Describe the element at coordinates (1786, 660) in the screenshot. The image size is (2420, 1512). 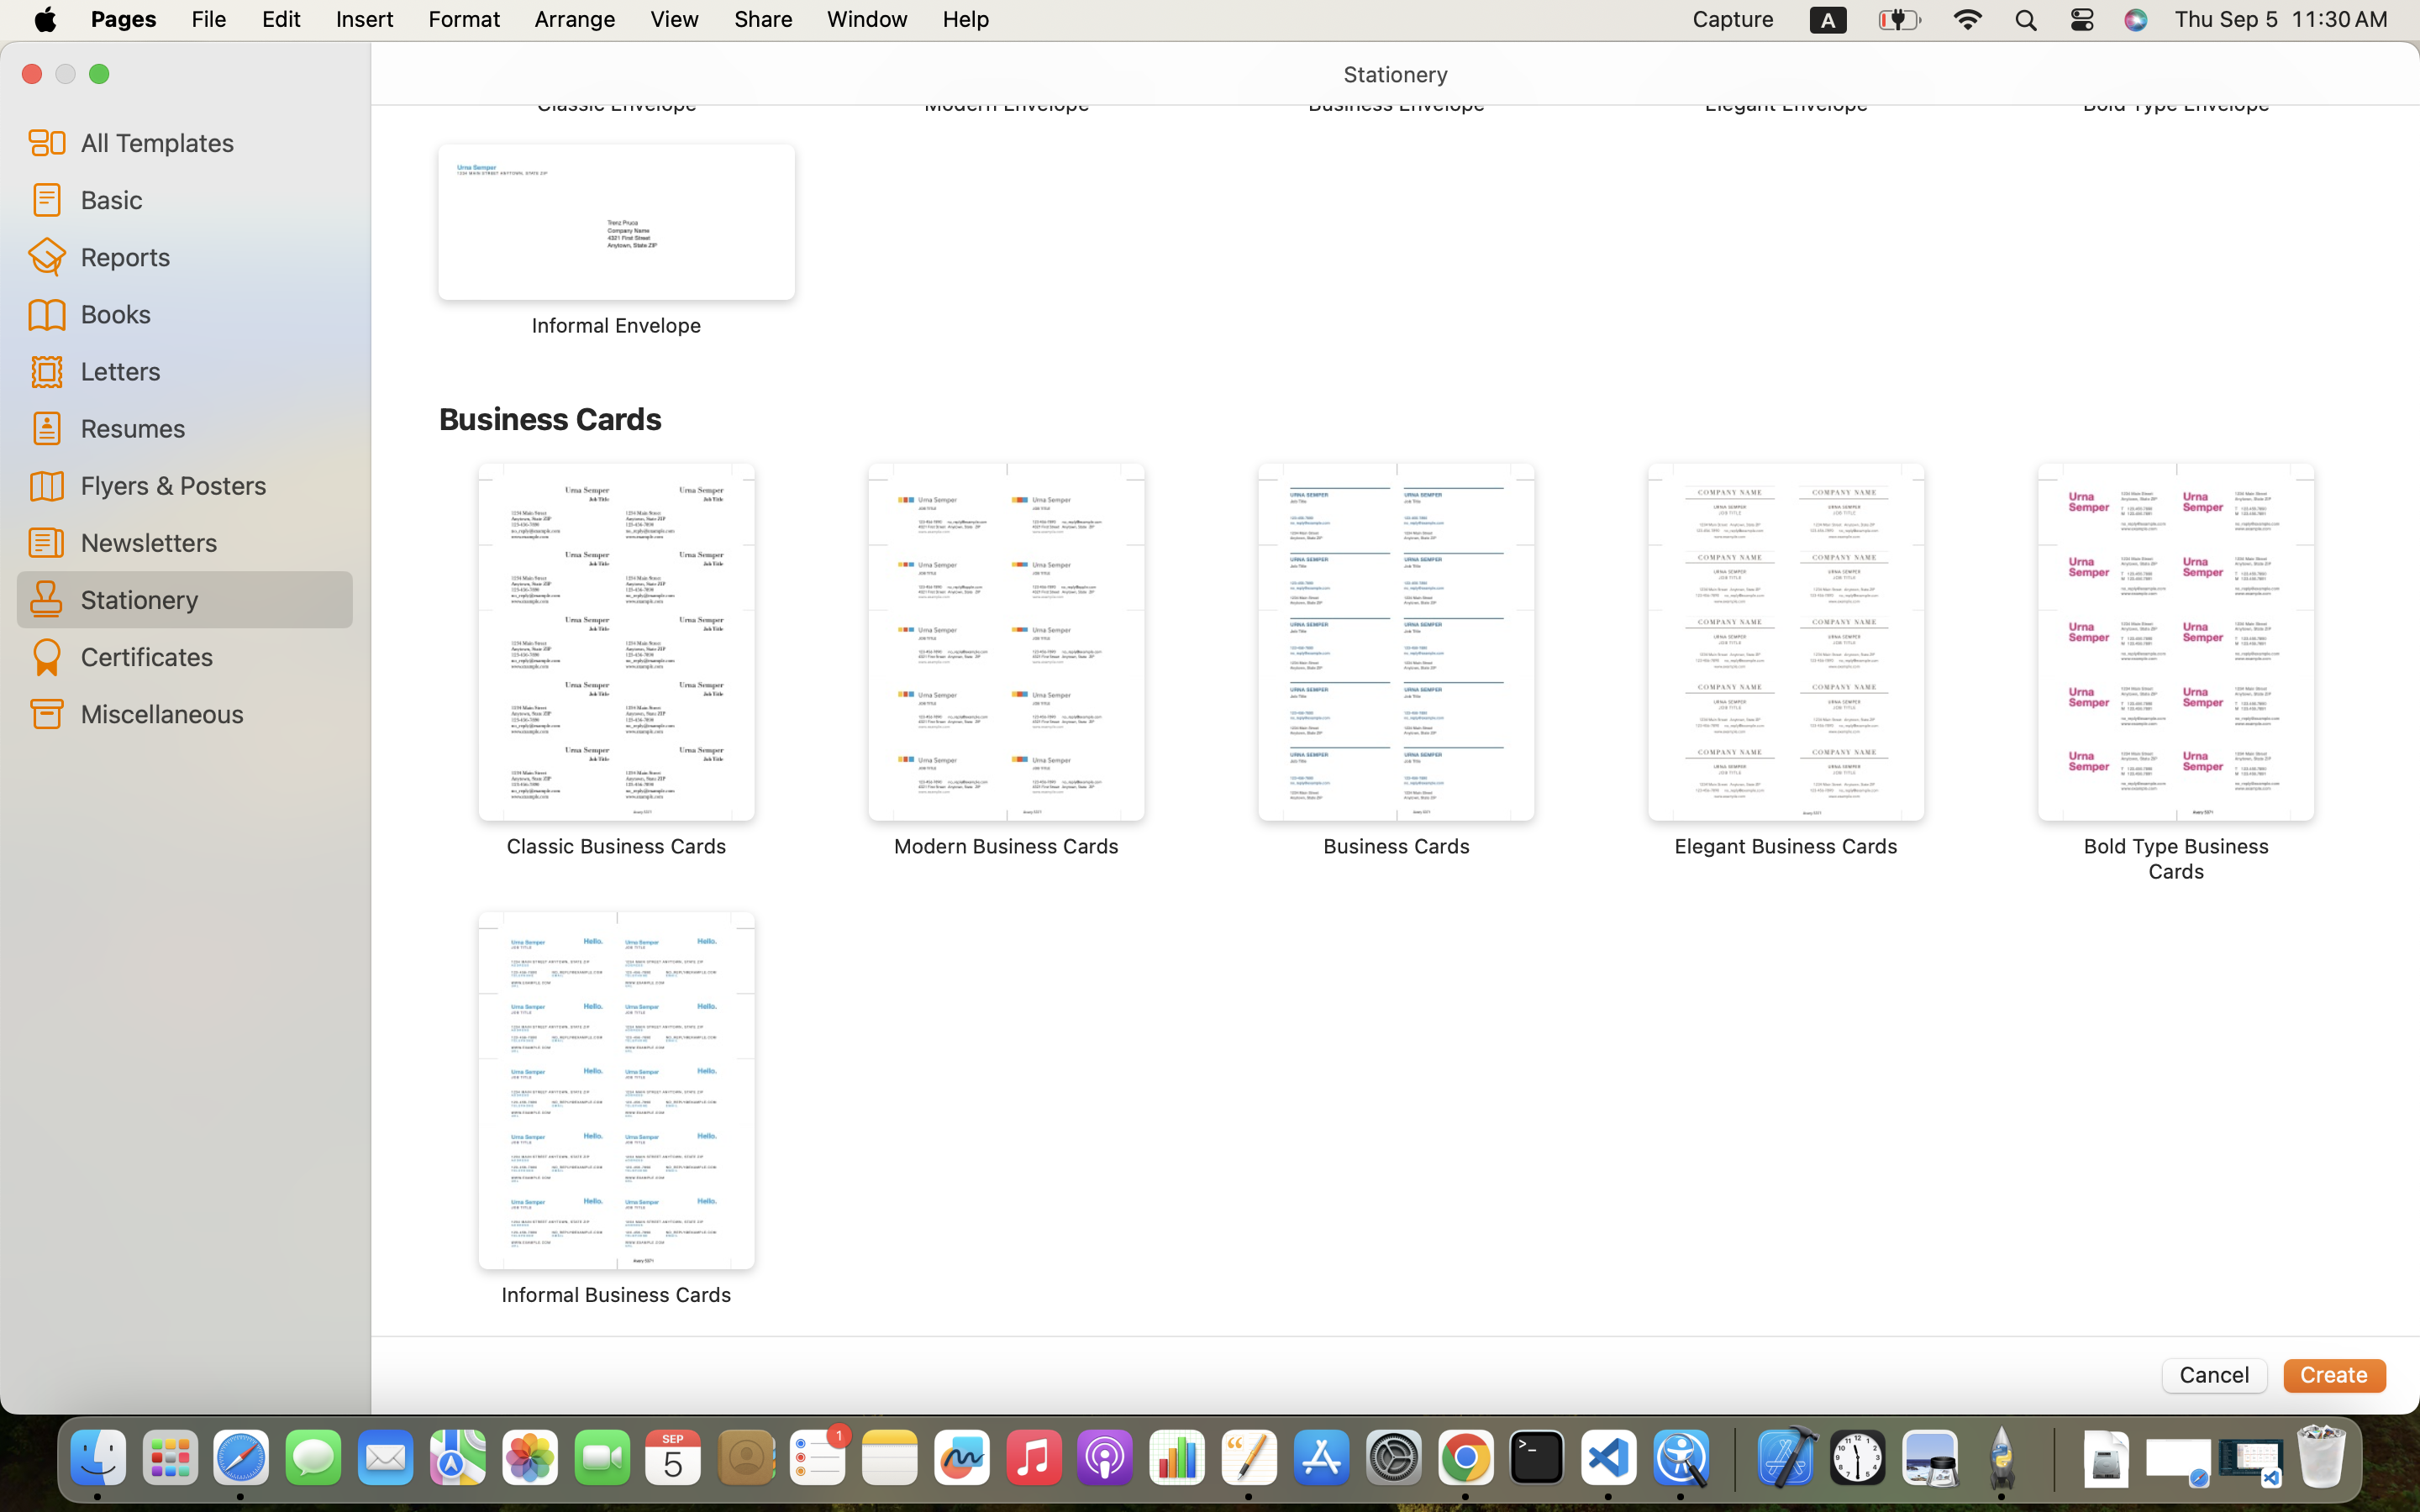
I see `'‎⁨Elegant Business Cards⁩'` at that location.